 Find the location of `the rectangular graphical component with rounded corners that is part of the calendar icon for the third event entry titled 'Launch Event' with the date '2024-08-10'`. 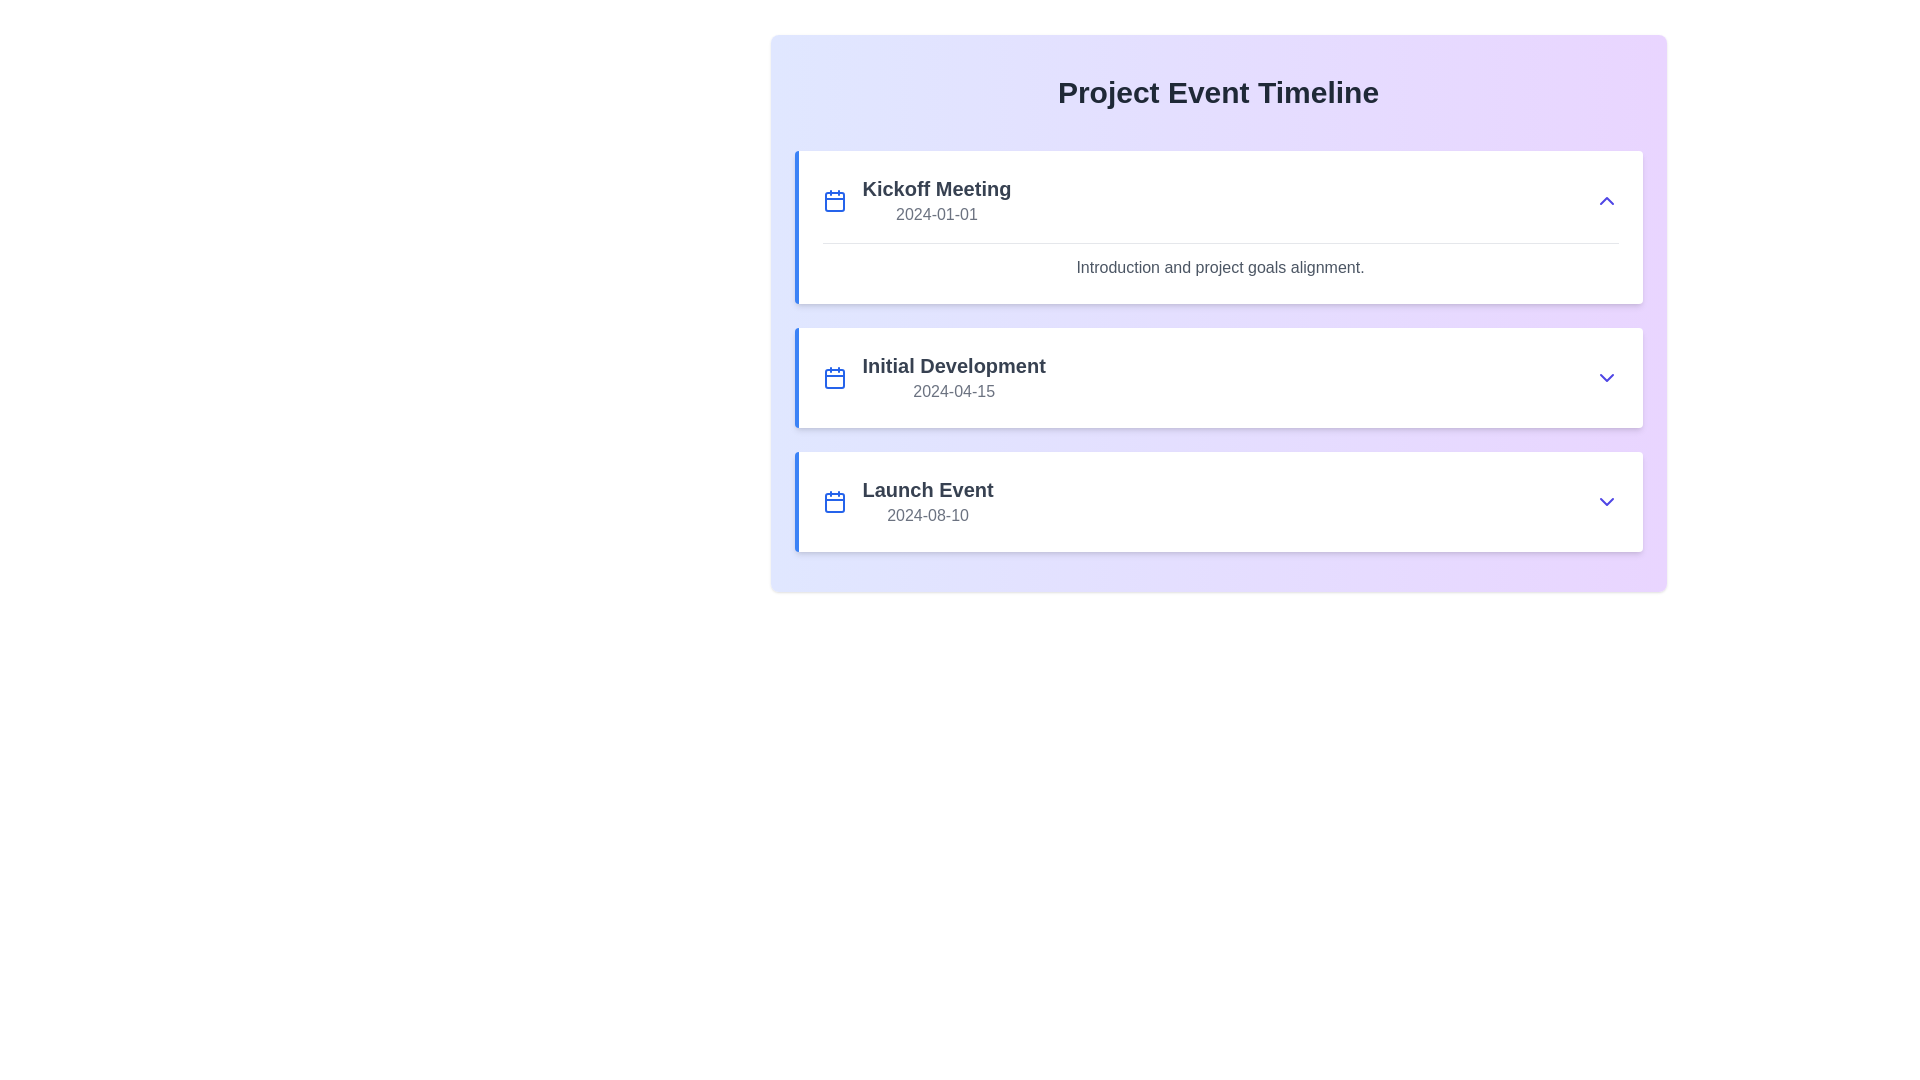

the rectangular graphical component with rounded corners that is part of the calendar icon for the third event entry titled 'Launch Event' with the date '2024-08-10' is located at coordinates (834, 501).